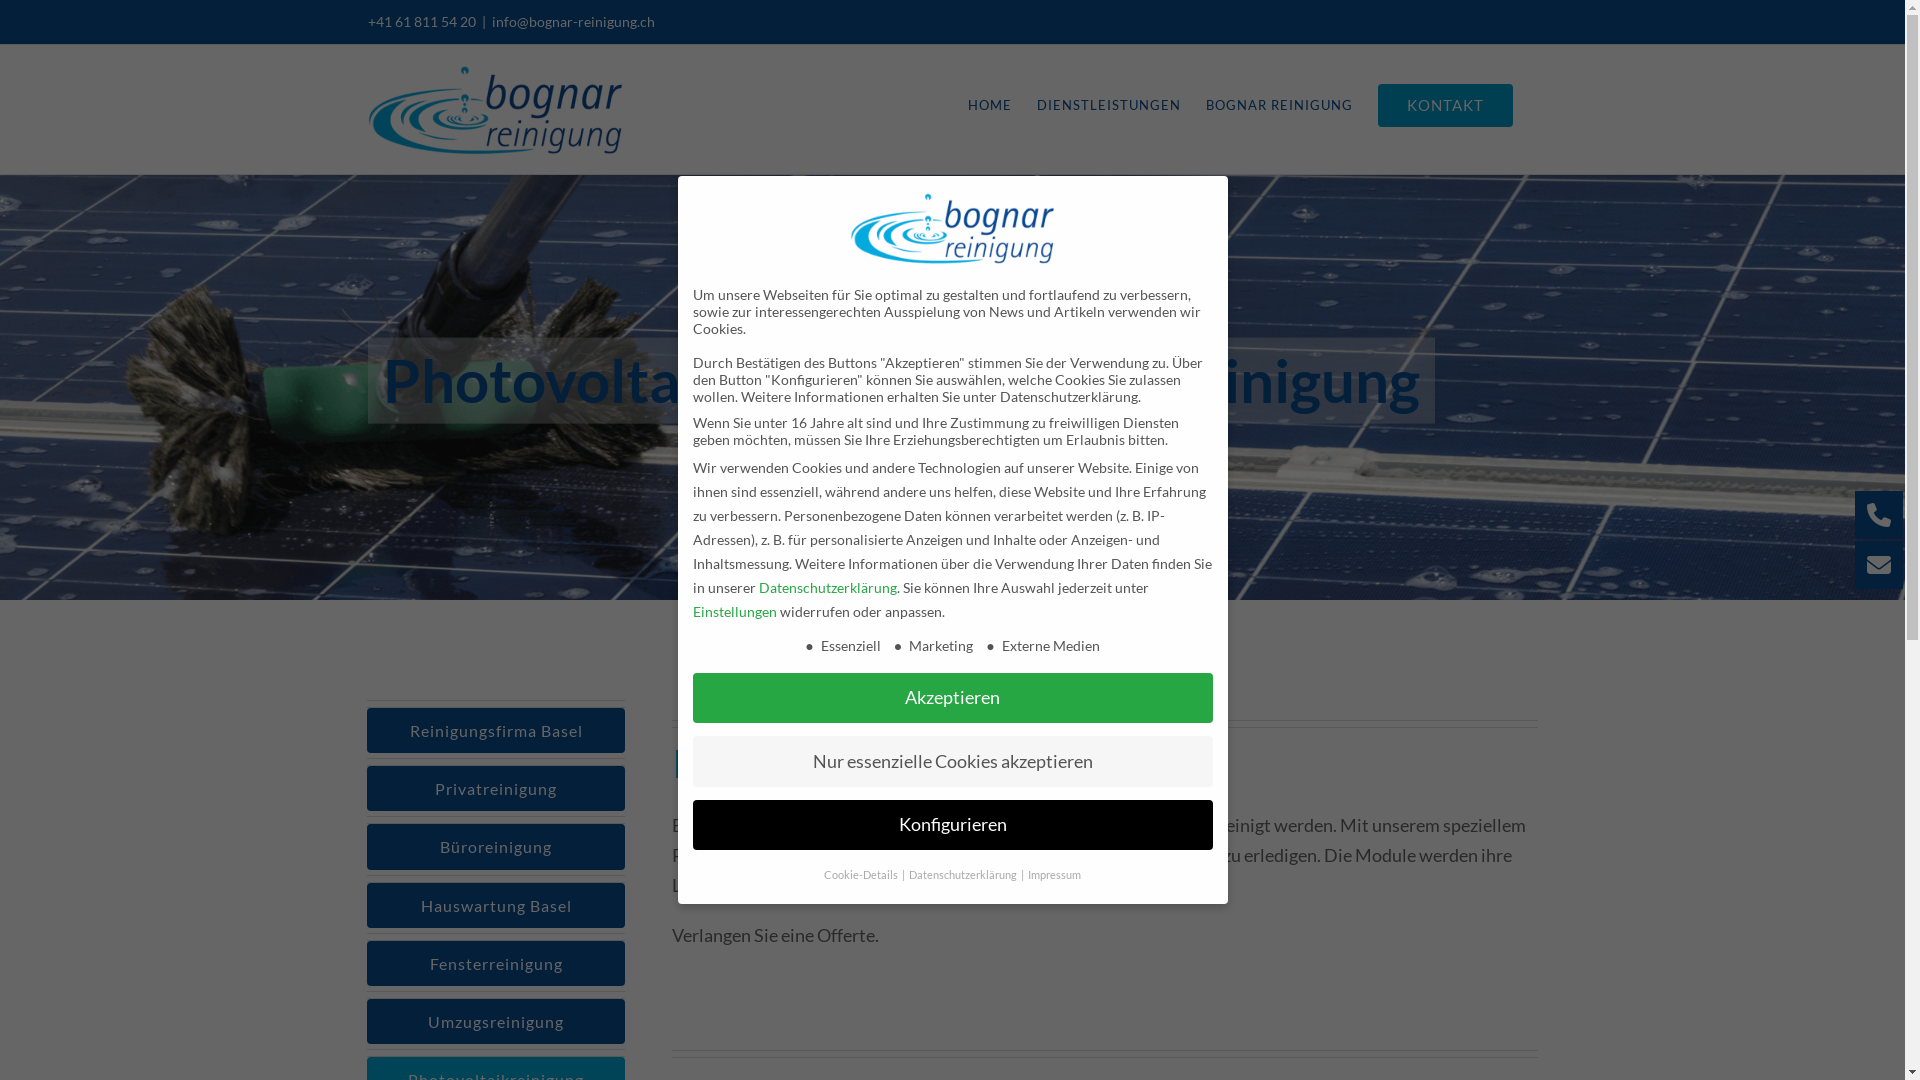 The width and height of the screenshot is (1920, 1080). Describe the element at coordinates (1027, 874) in the screenshot. I see `'Impressum'` at that location.